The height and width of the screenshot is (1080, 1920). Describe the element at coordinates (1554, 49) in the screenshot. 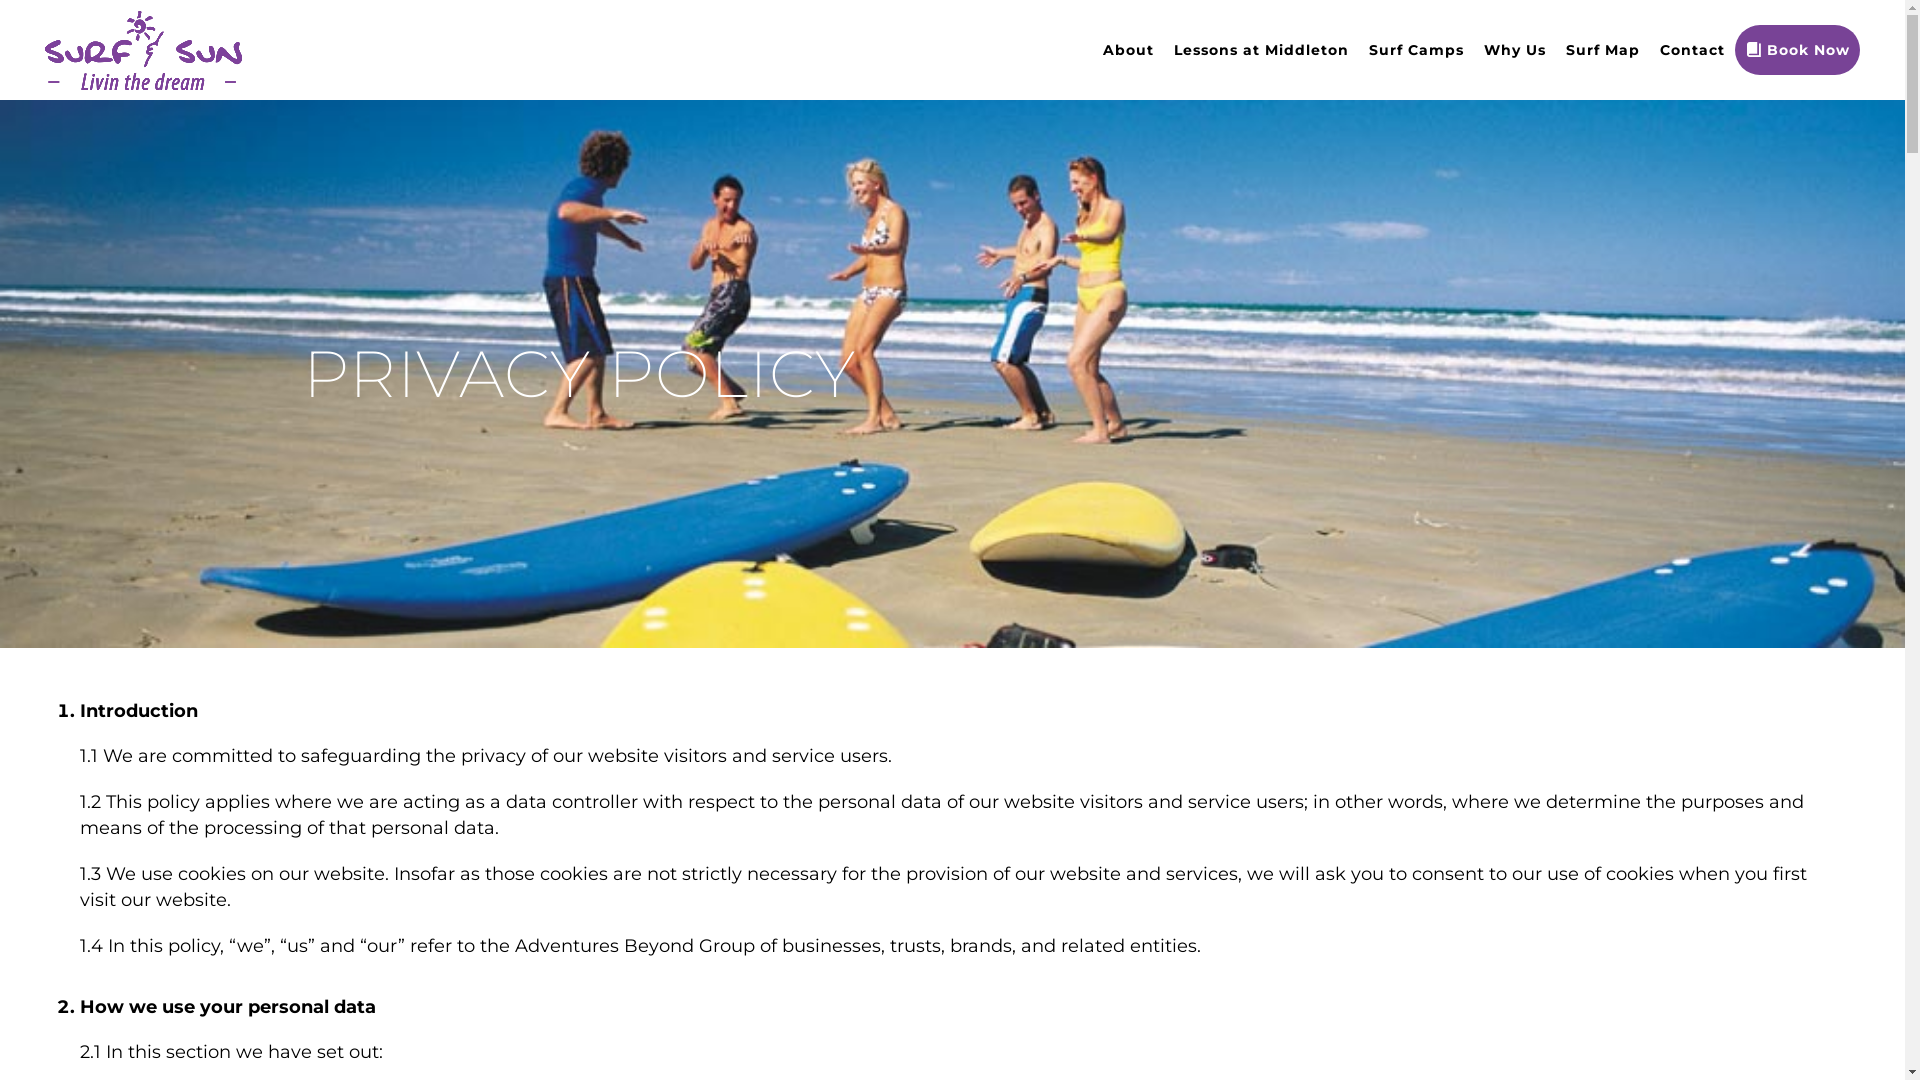

I see `'Surf Map'` at that location.